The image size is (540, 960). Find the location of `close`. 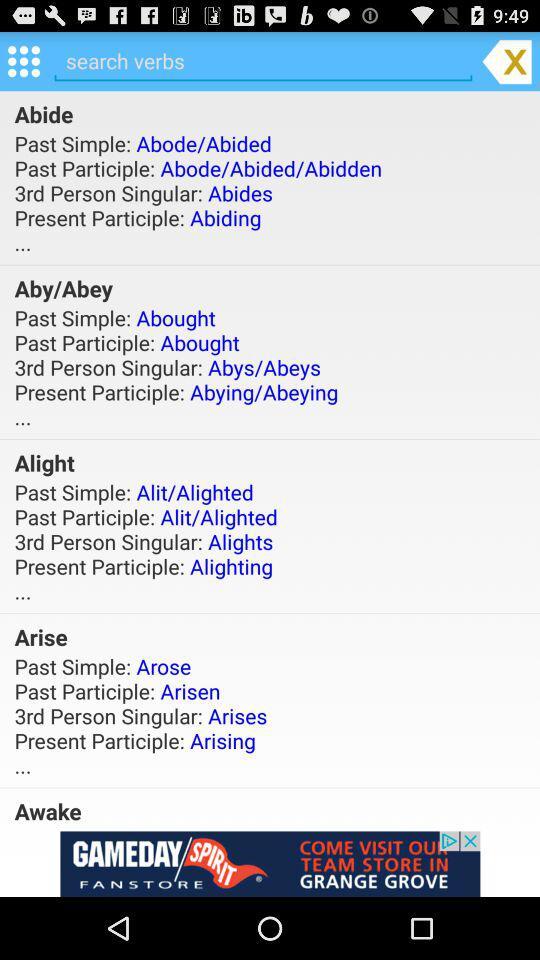

close is located at coordinates (507, 61).